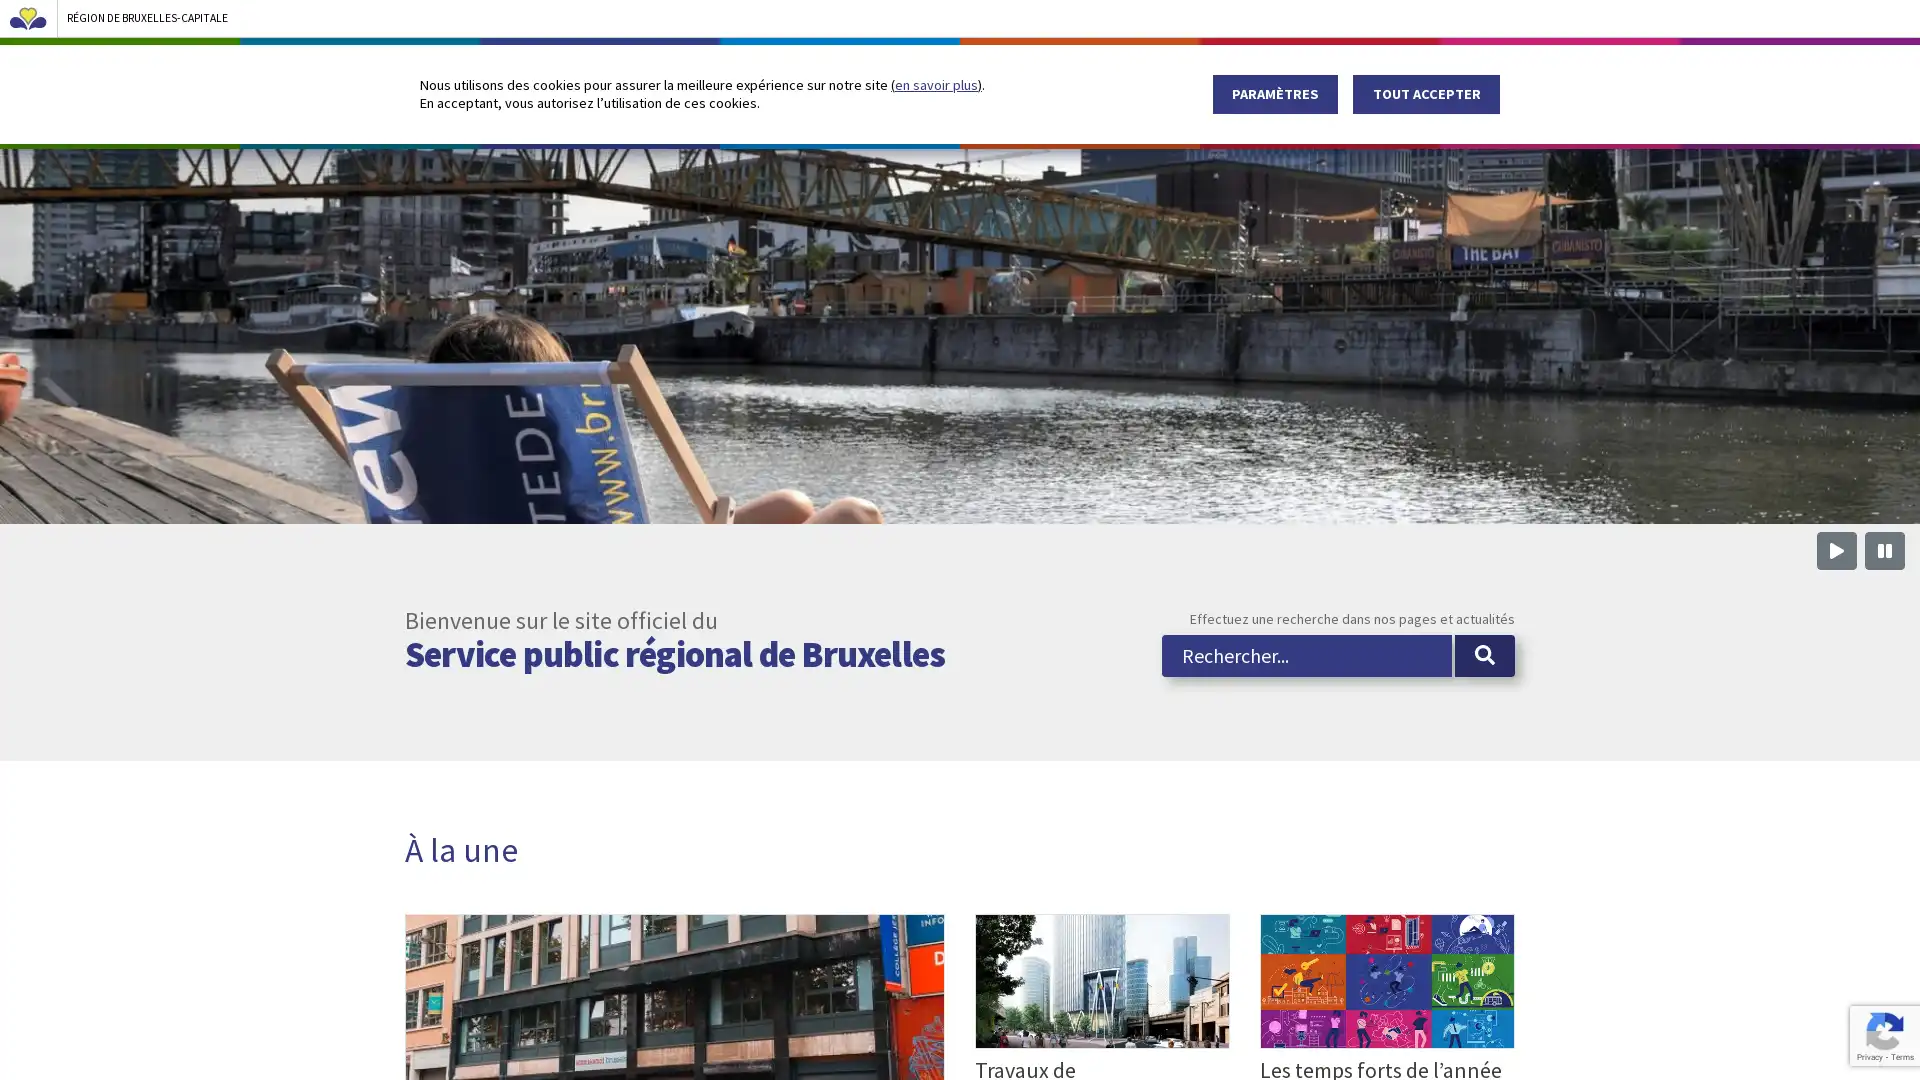 Image resolution: width=1920 pixels, height=1080 pixels. Describe the element at coordinates (1837, 608) in the screenshot. I see `Demarrer le diaporama` at that location.